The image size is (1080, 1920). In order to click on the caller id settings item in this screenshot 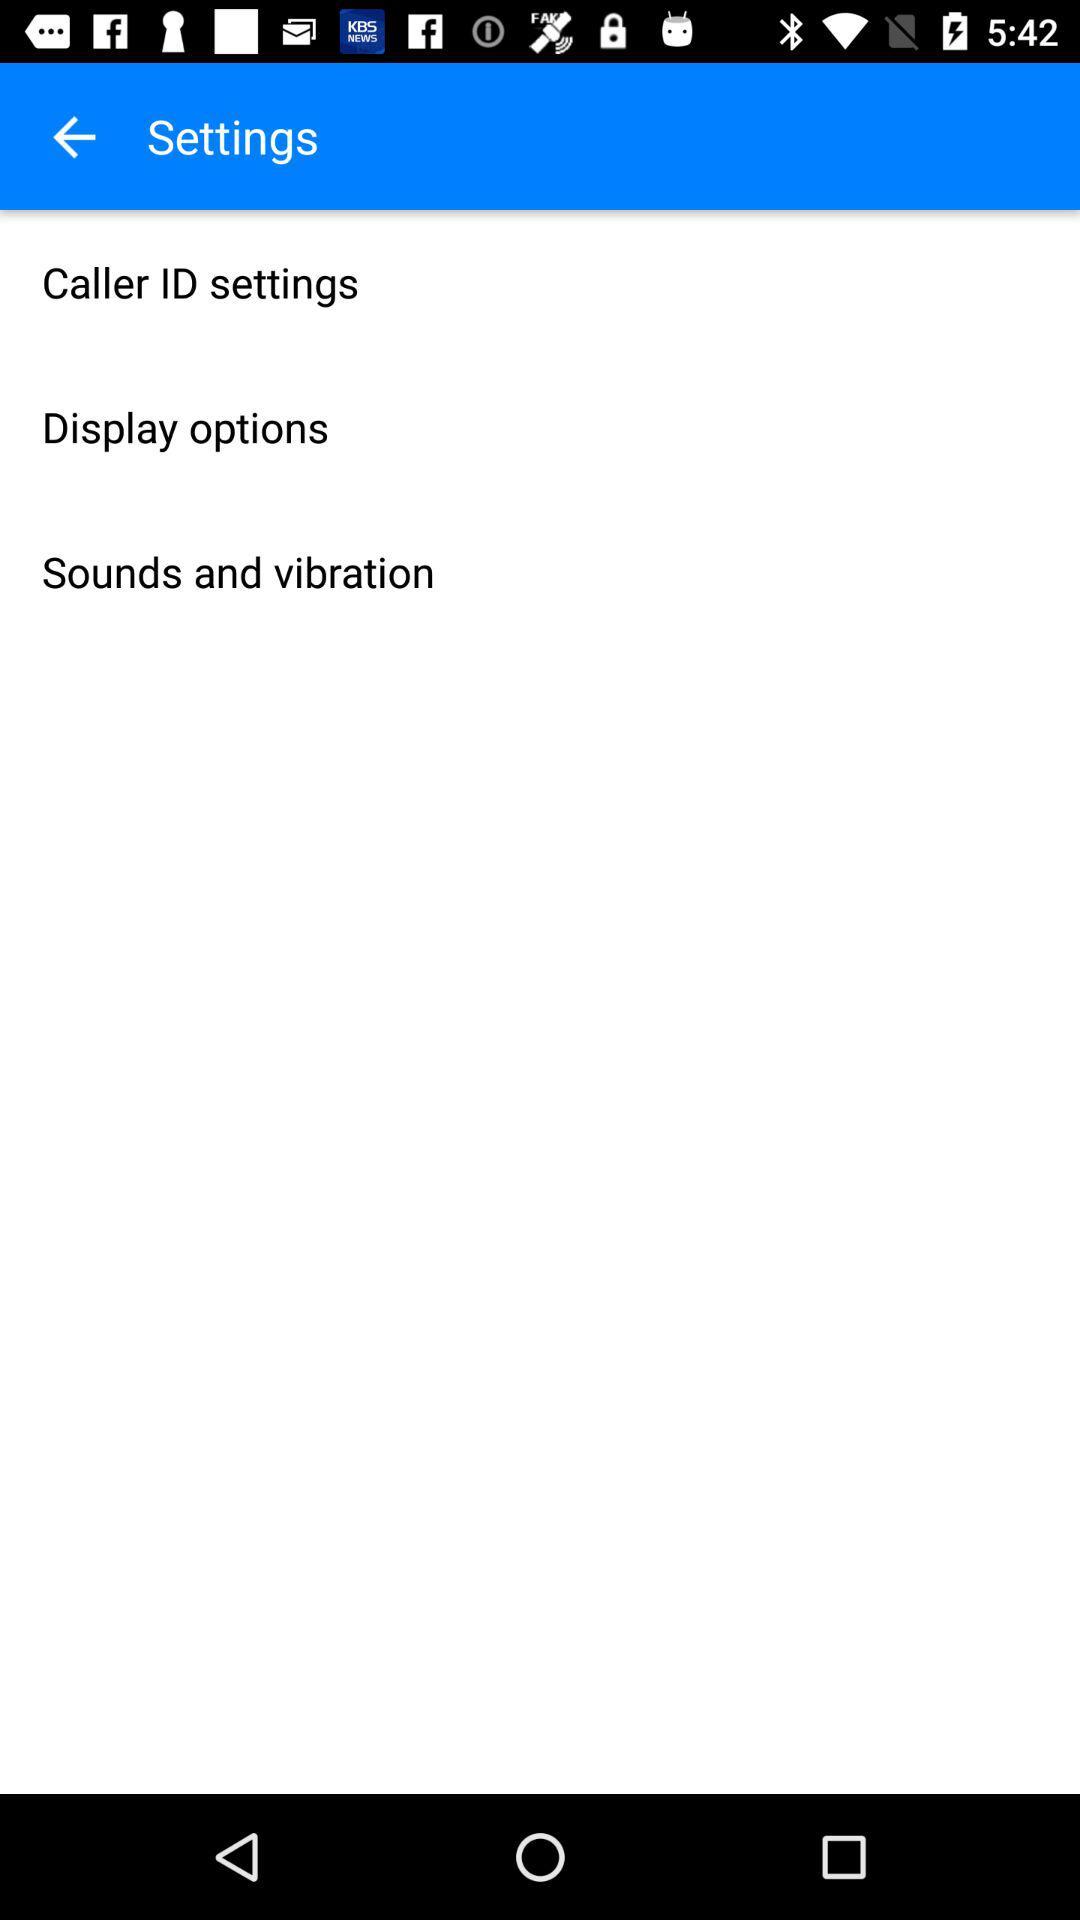, I will do `click(540, 281)`.